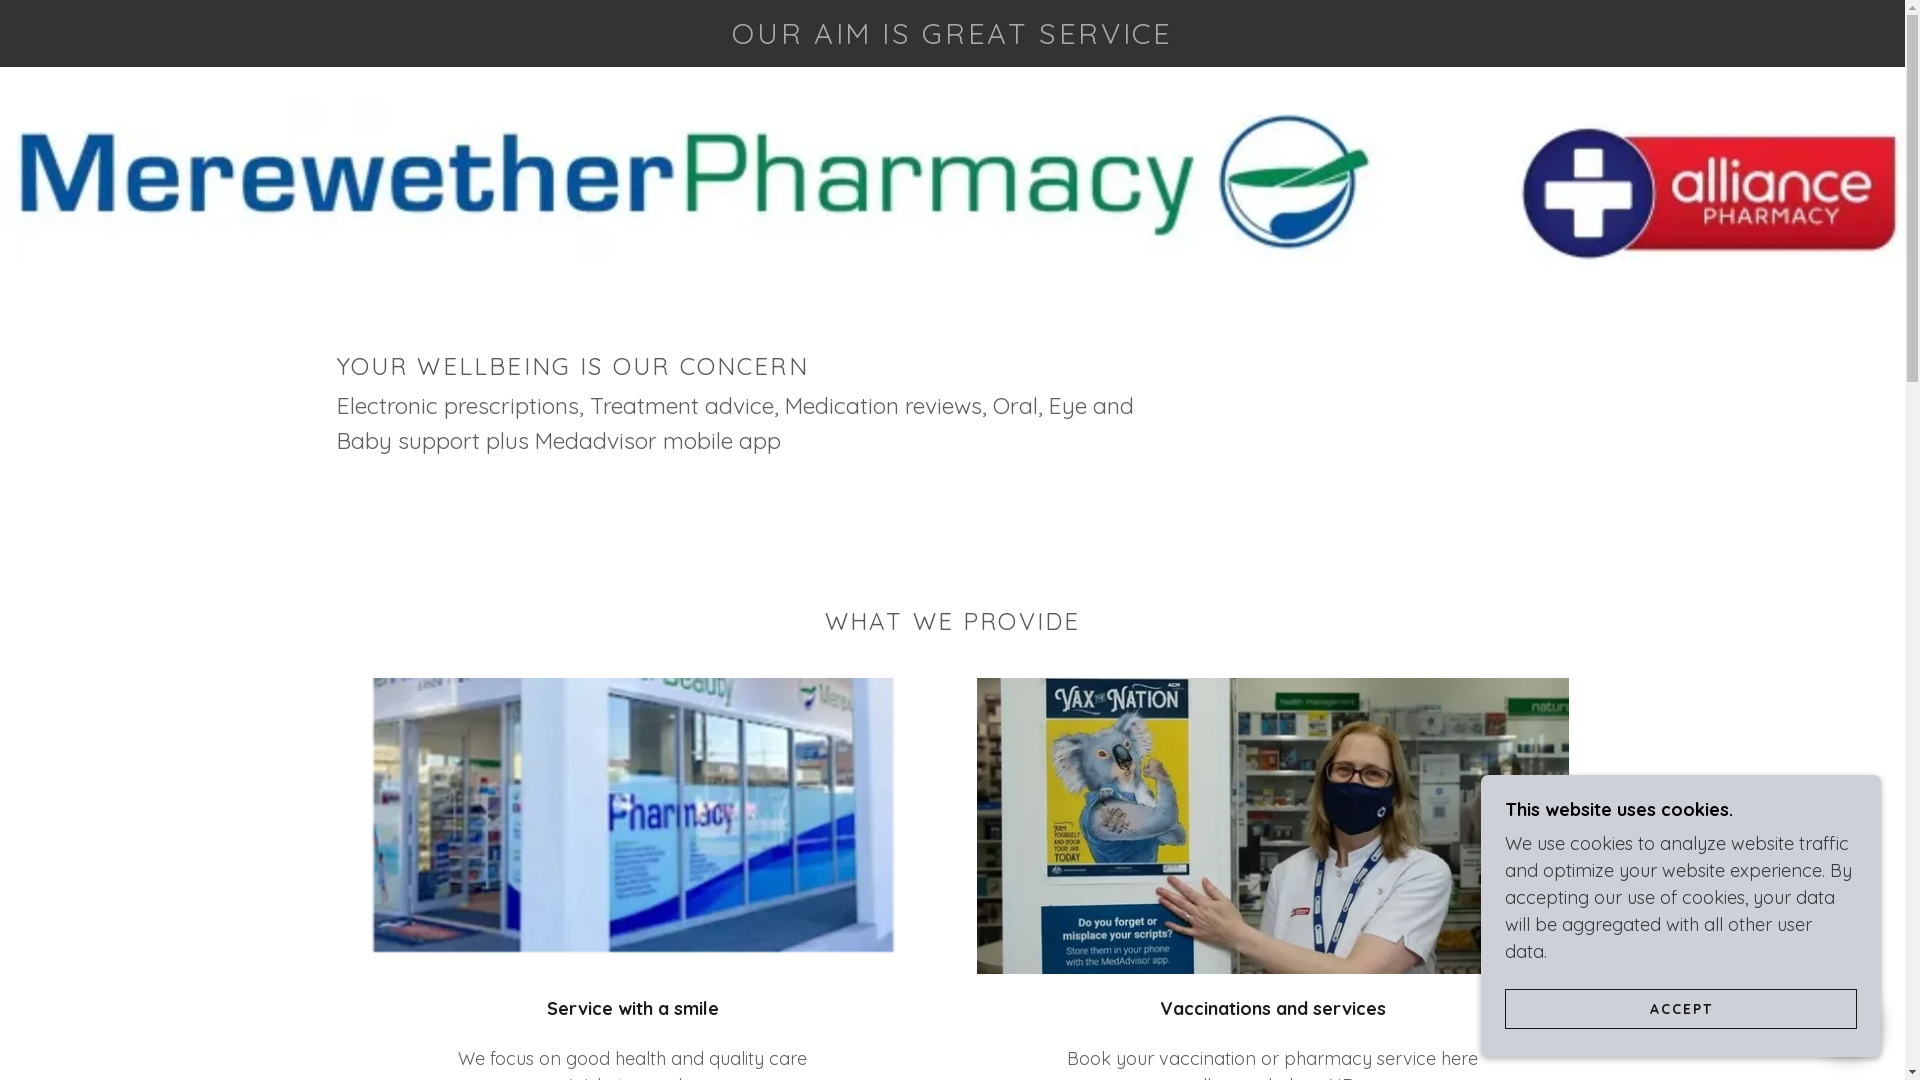 Image resolution: width=1920 pixels, height=1080 pixels. What do you see at coordinates (1680, 1007) in the screenshot?
I see `'ACCEPT'` at bounding box center [1680, 1007].